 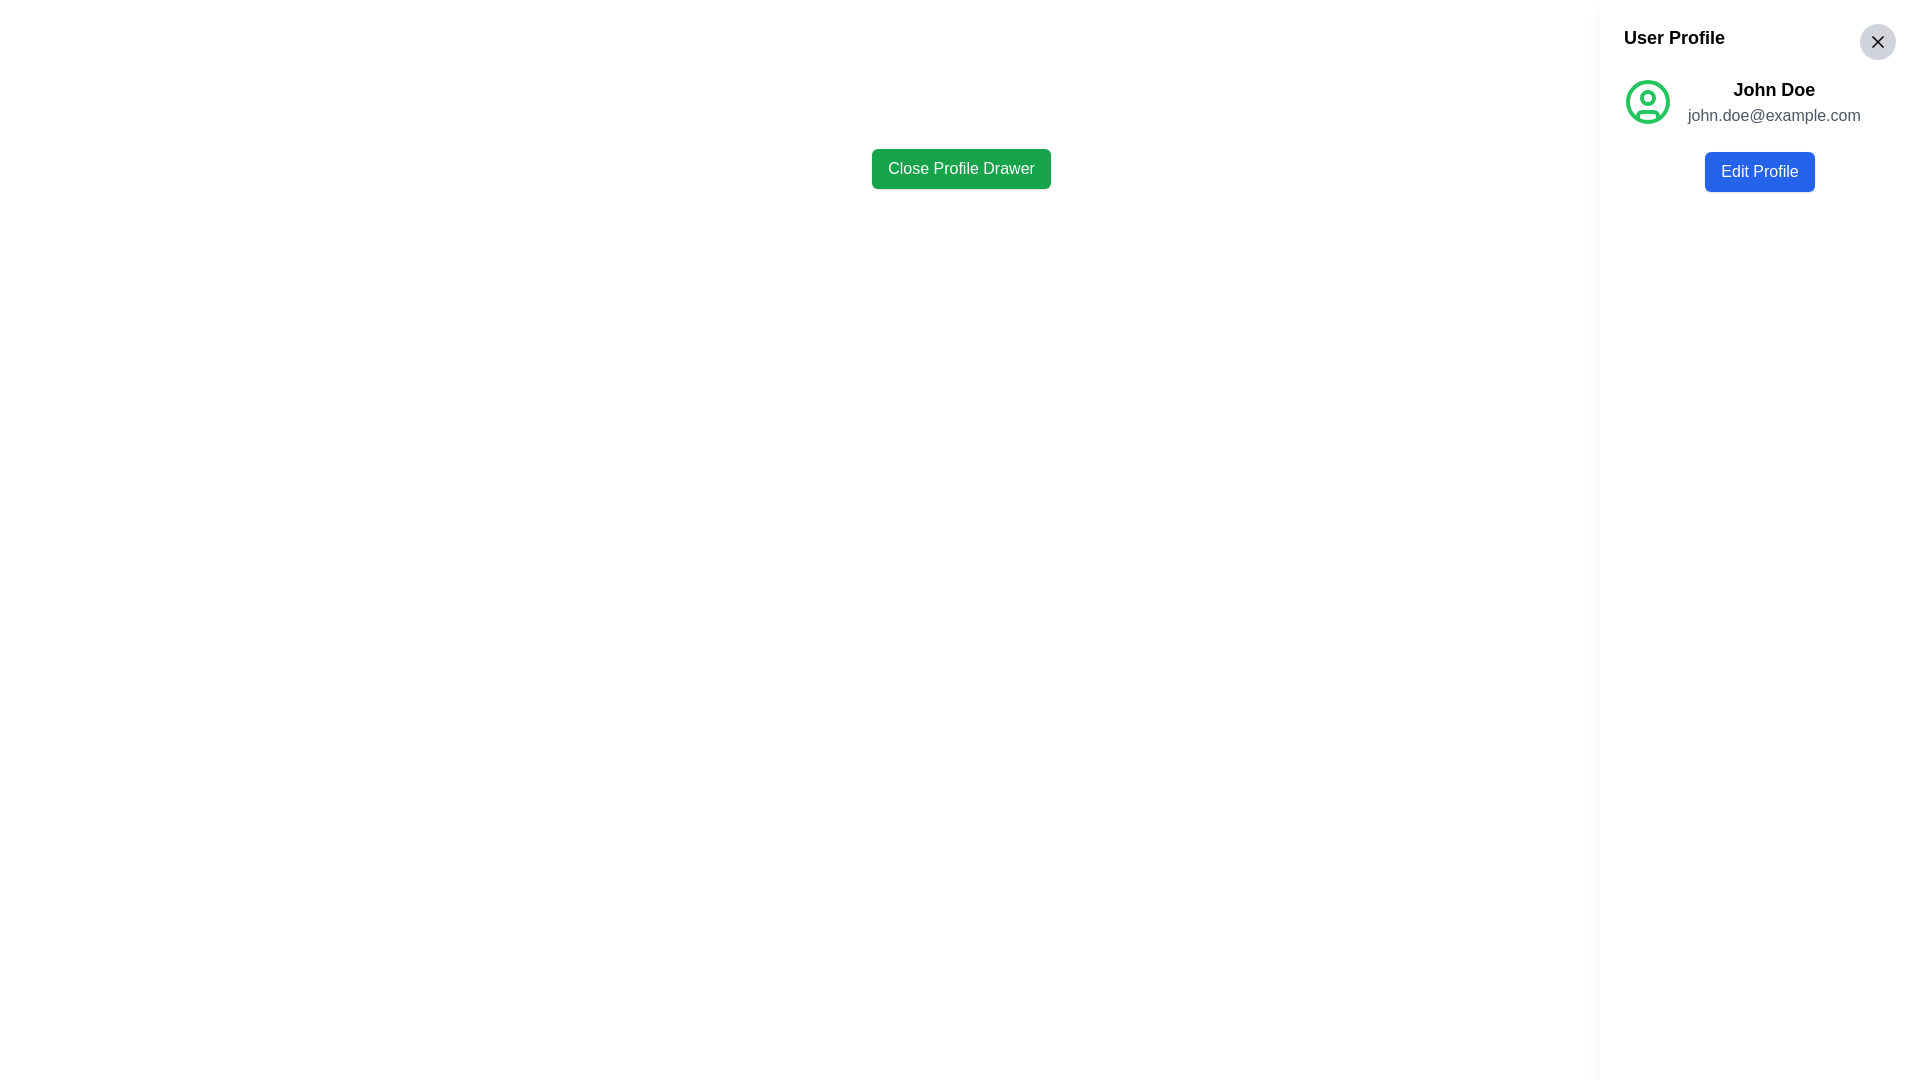 I want to click on the Close button icon located in the top-right corner of the User Profile section, so click(x=1876, y=42).